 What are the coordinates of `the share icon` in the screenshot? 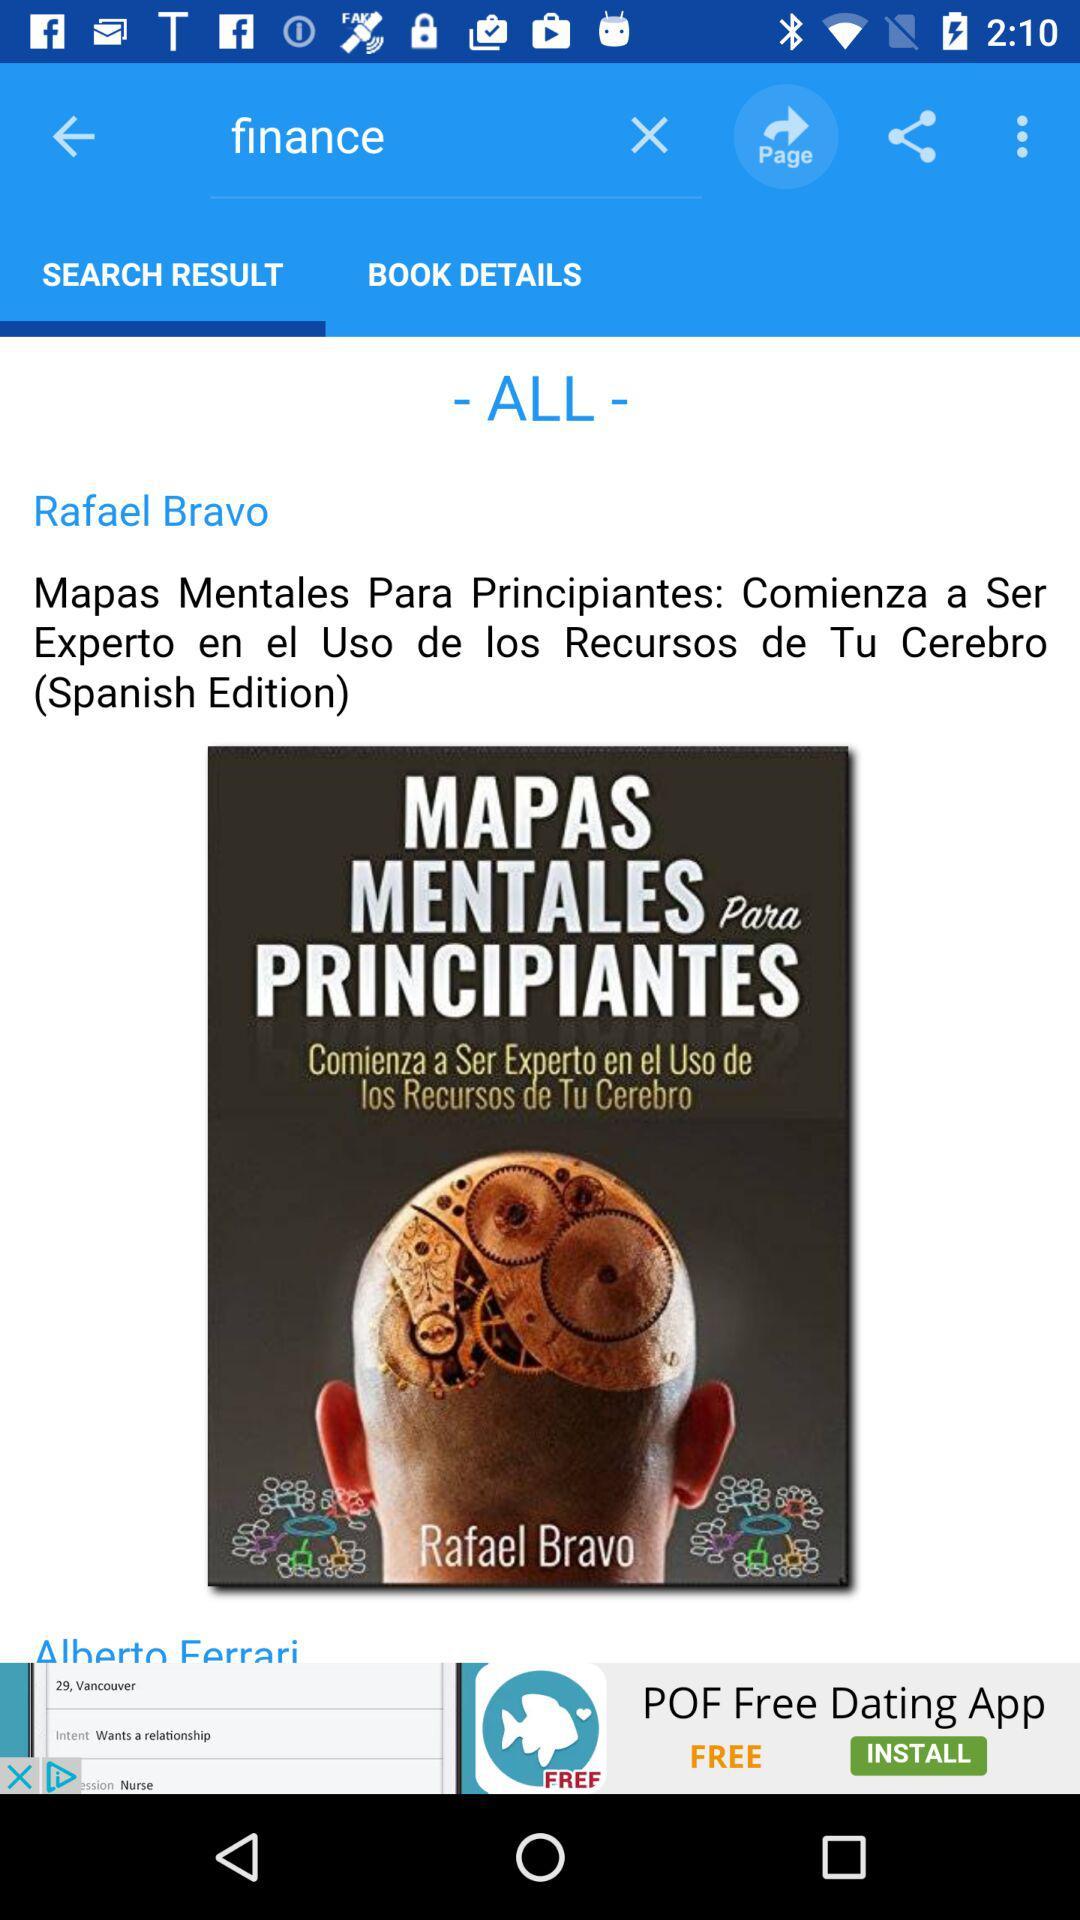 It's located at (911, 135).